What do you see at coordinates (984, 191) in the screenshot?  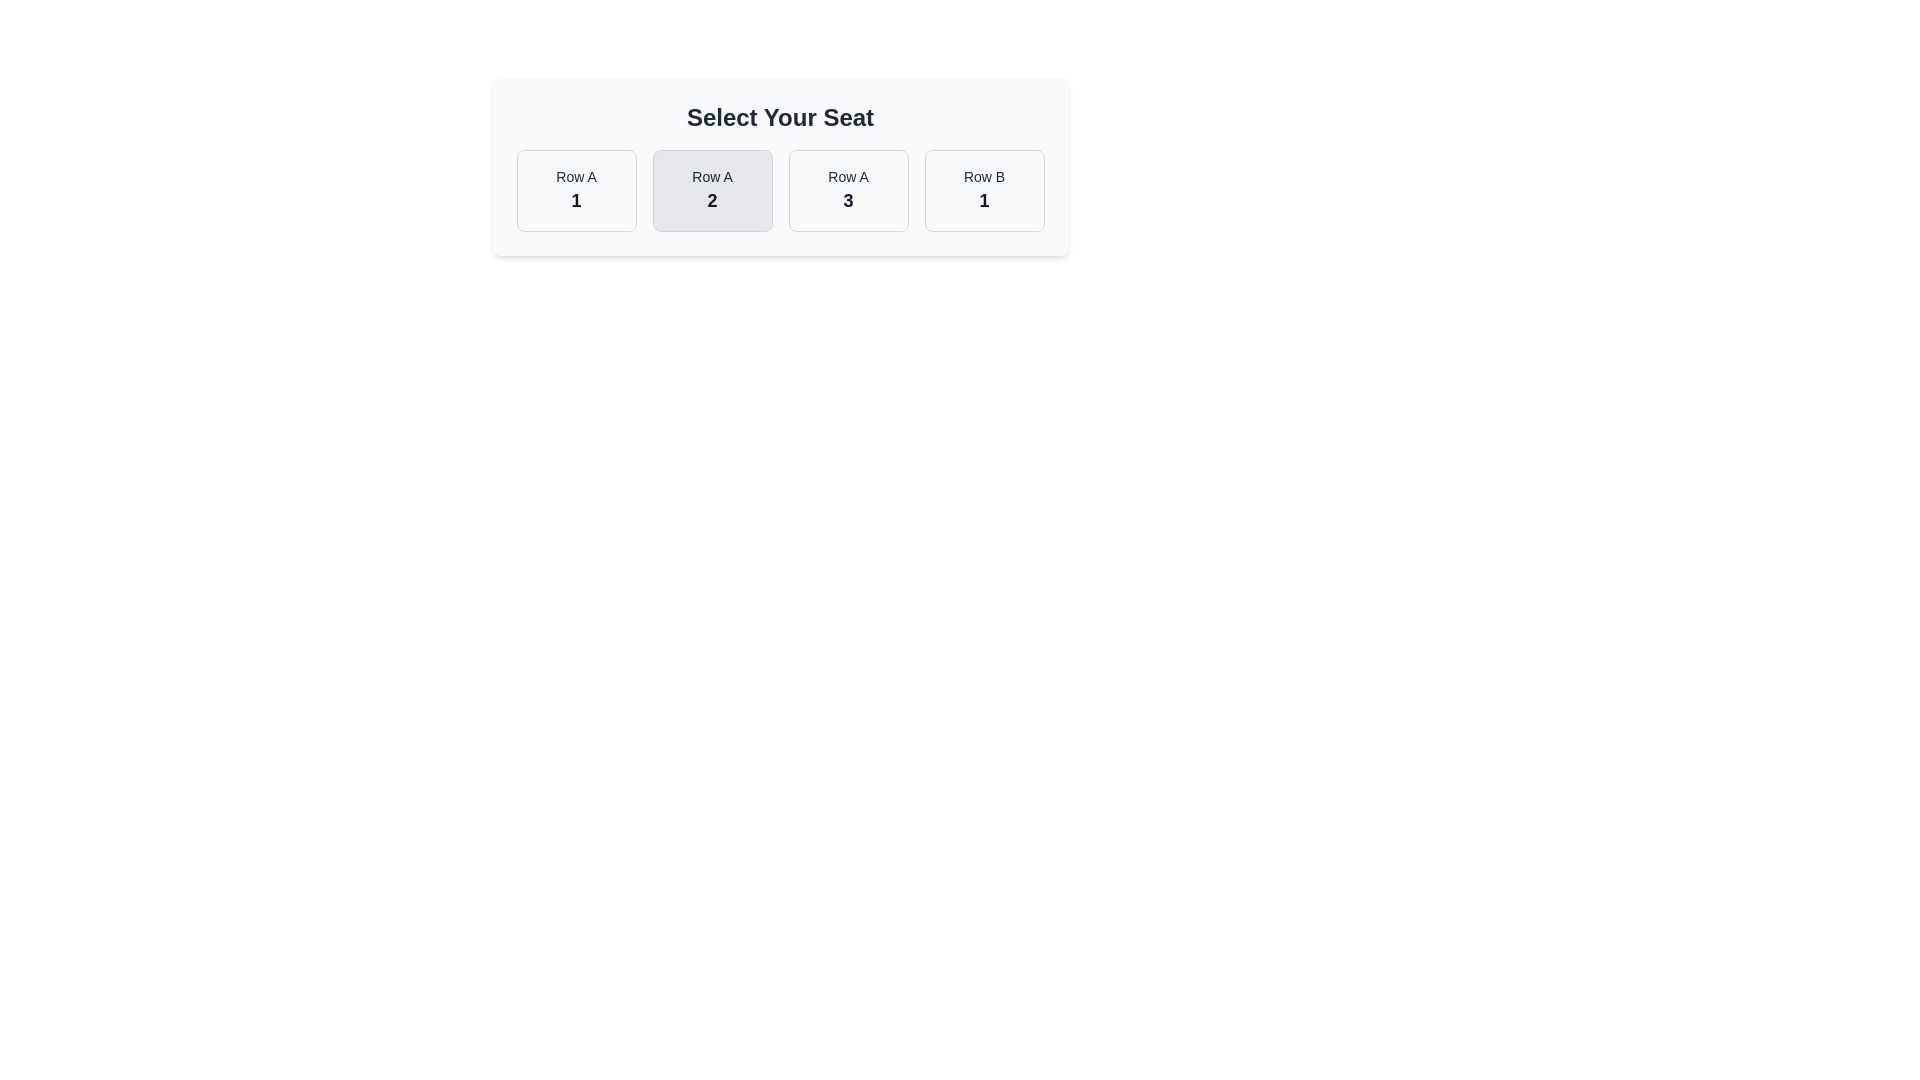 I see `the rectangular button with rounded corners and a white background containing 'Row B' above '1'` at bounding box center [984, 191].